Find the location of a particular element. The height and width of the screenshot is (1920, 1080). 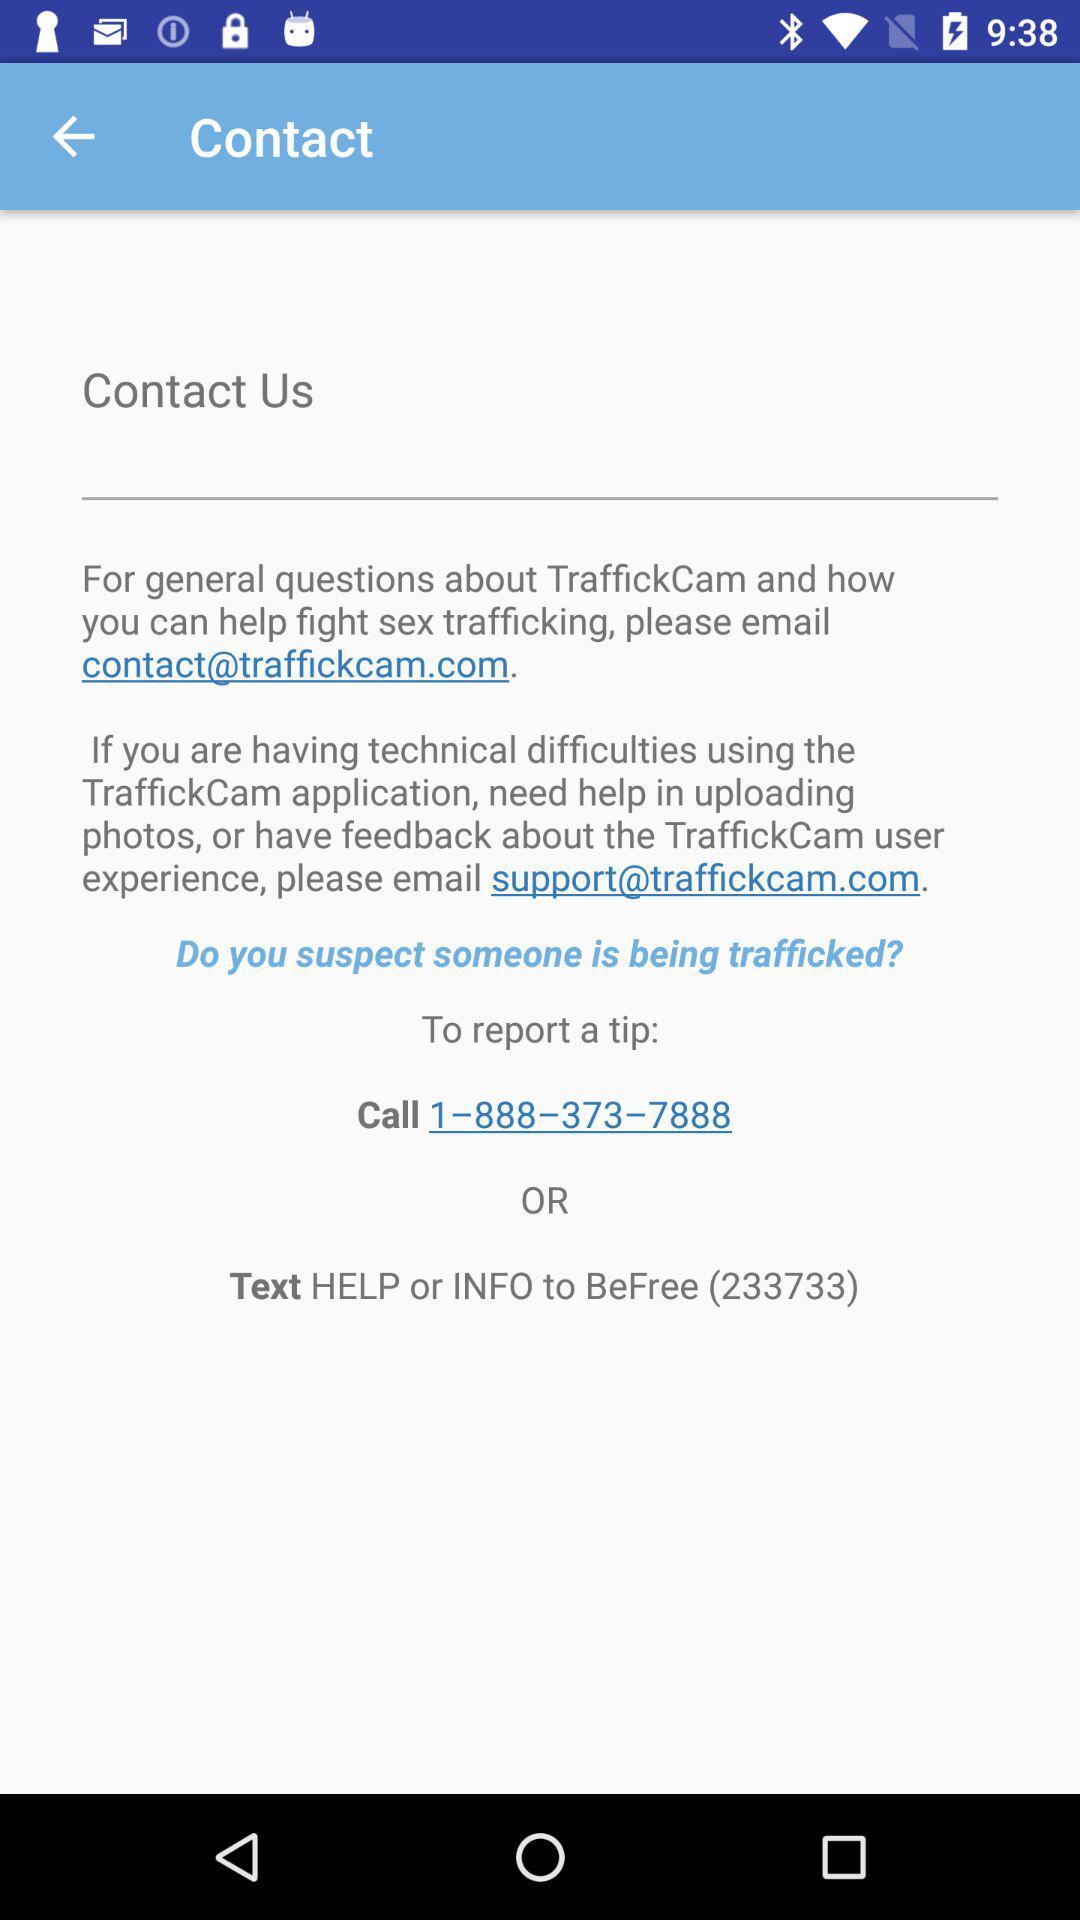

the item below the do you suspect is located at coordinates (540, 1156).